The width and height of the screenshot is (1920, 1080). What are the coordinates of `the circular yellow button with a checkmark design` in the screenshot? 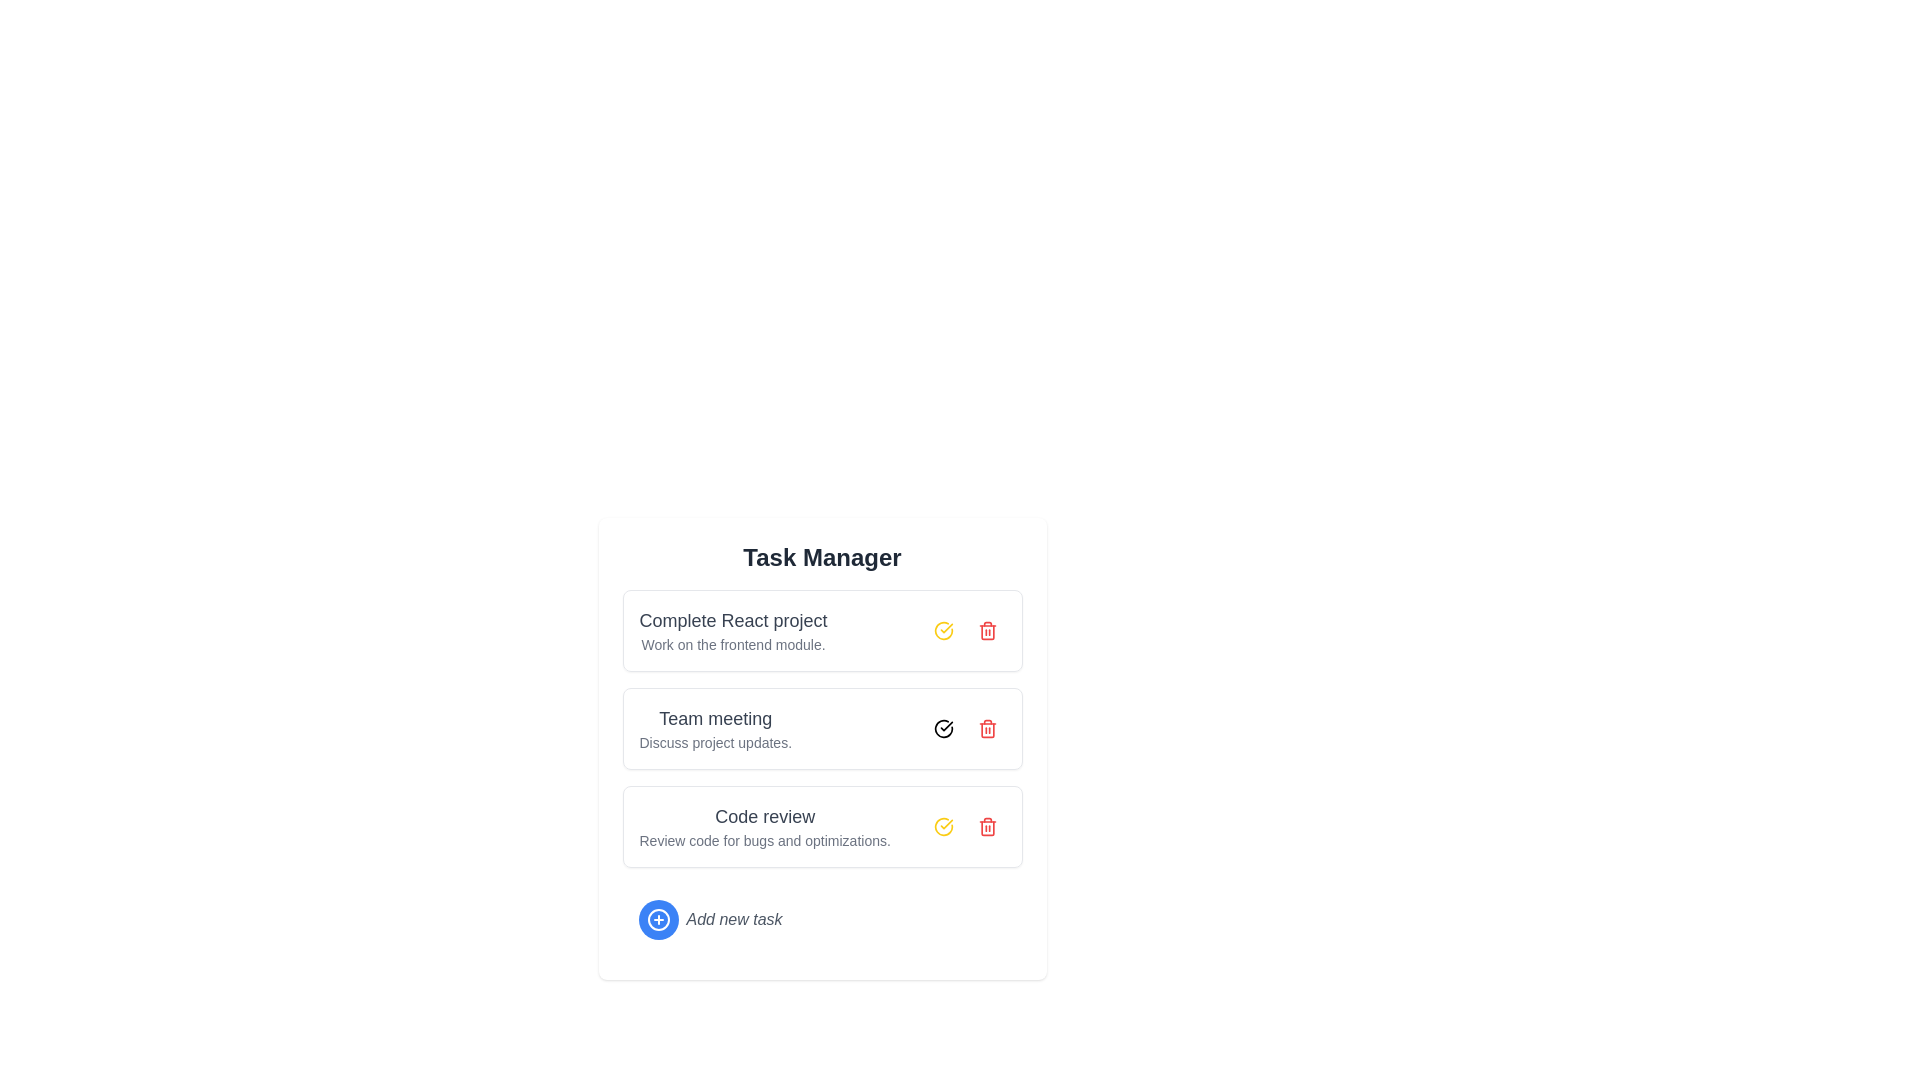 It's located at (942, 631).